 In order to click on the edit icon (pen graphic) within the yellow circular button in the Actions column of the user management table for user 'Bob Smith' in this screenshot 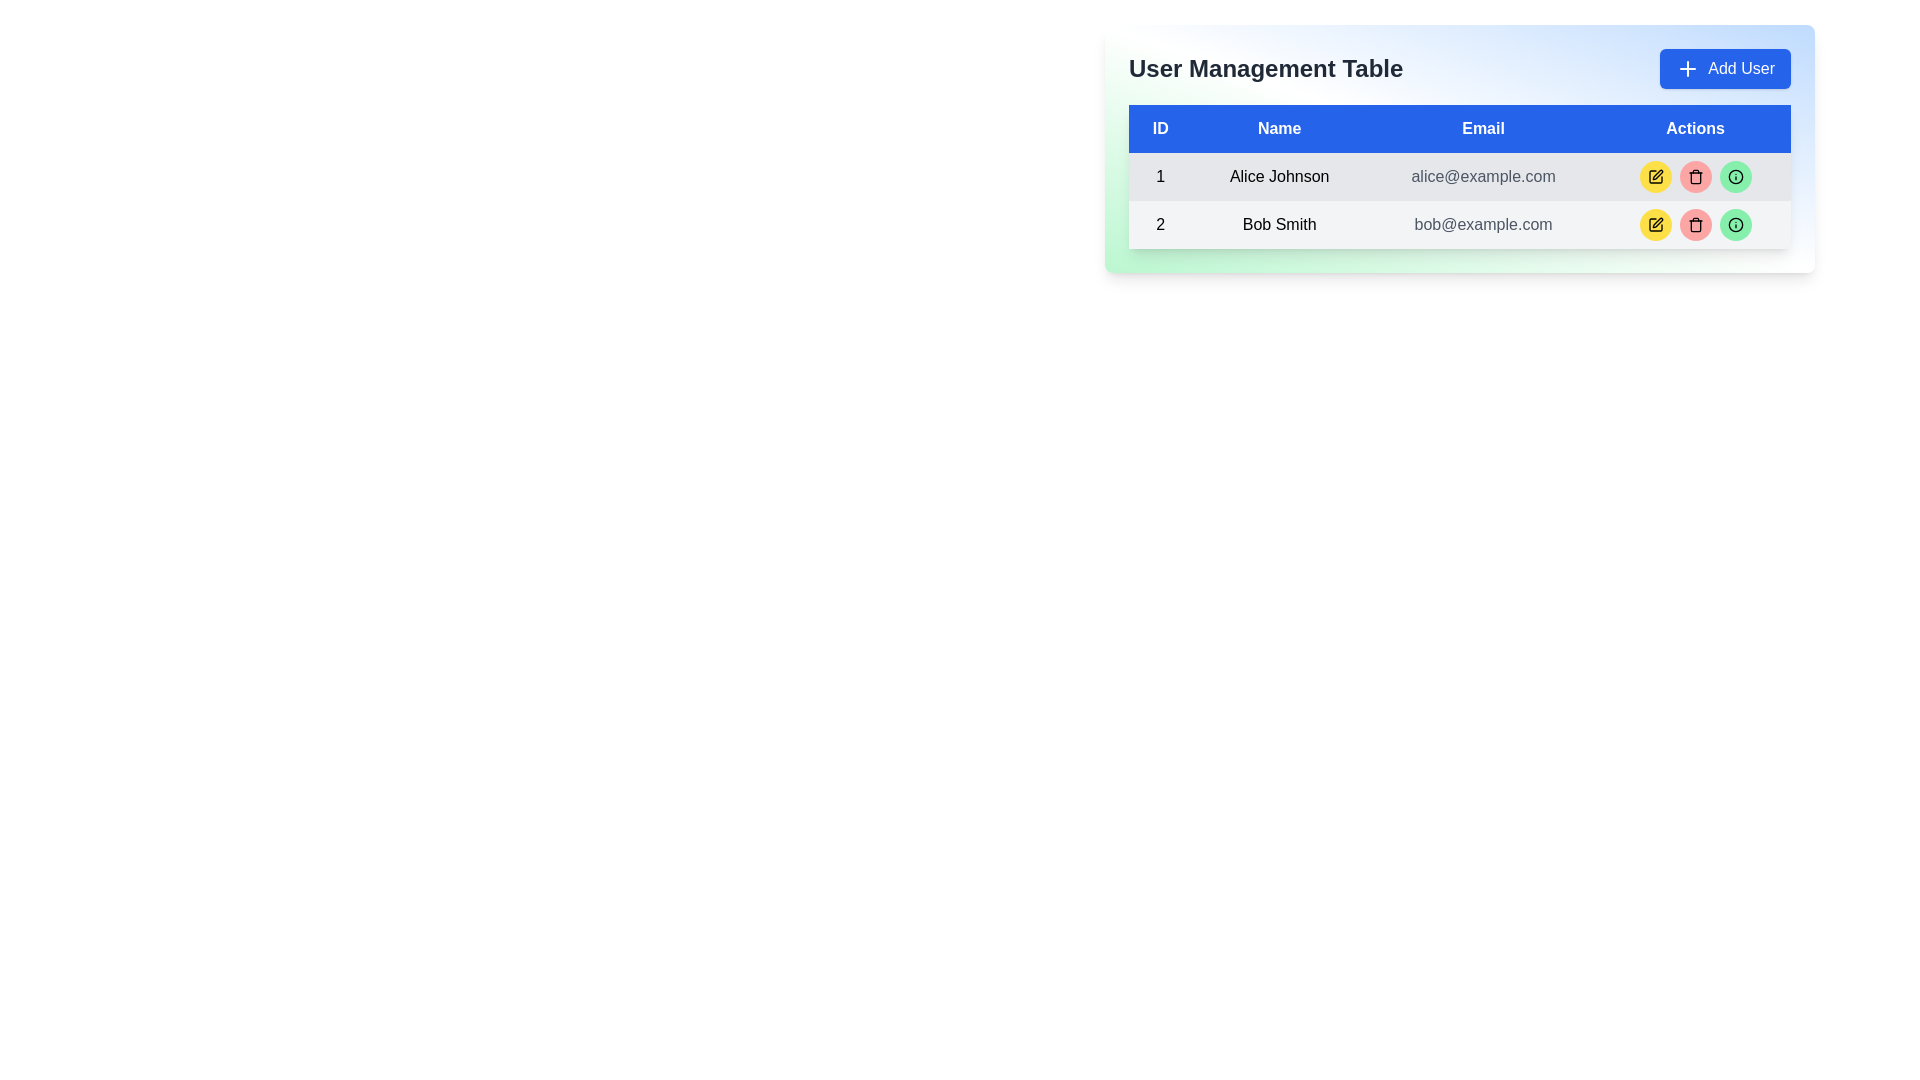, I will do `click(1657, 223)`.